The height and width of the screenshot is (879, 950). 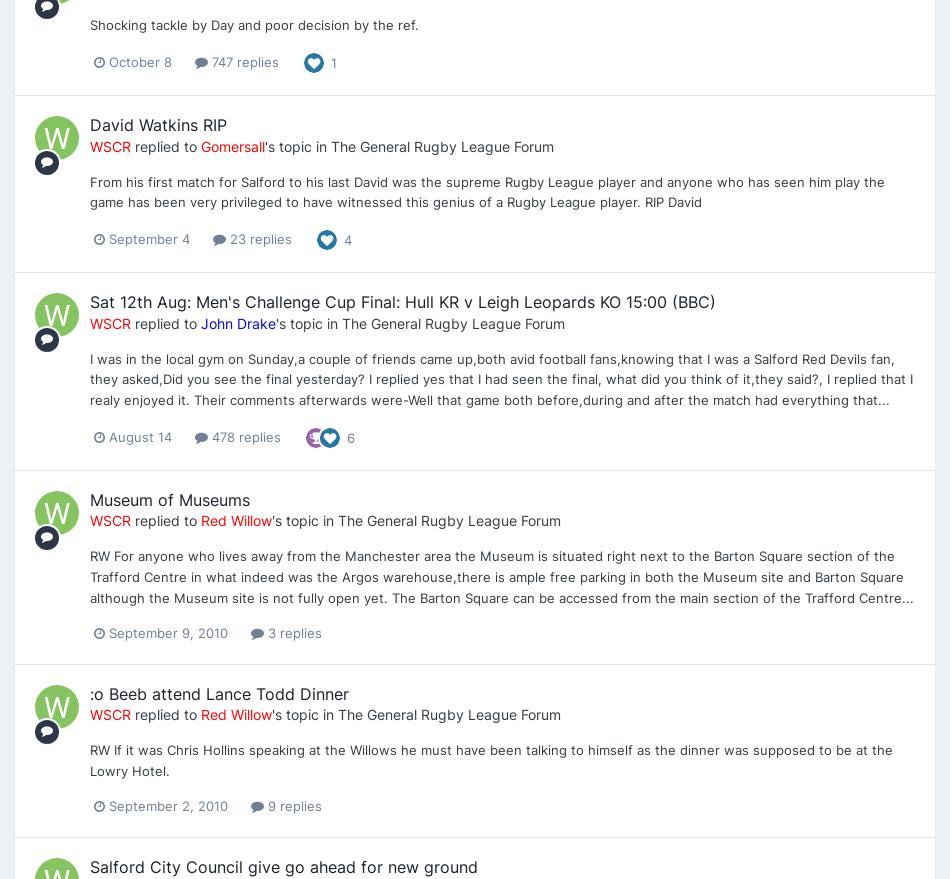 I want to click on 'RW For anyone who lives away from the Manchester area the Museum is situated right next to the Barton Square section of the Trafford Centre in what indeed was the Argos warehouse,there is ample free parking in both the Museum site and Barton Square although the Museum site is not fully open yet. 

The Barton Square can be accessed from the main section of the Trafford Centre...', so click(x=89, y=575).